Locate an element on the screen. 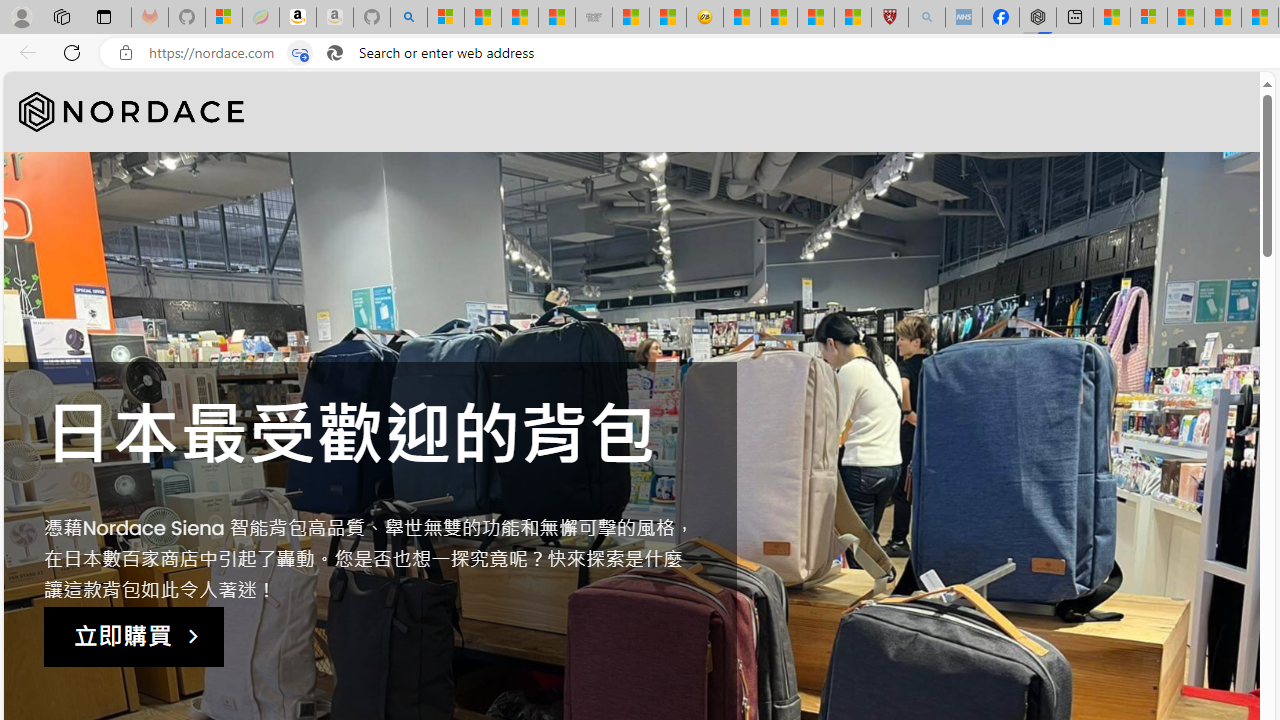 The height and width of the screenshot is (720, 1280). 'Microsoft Start' is located at coordinates (1185, 17).